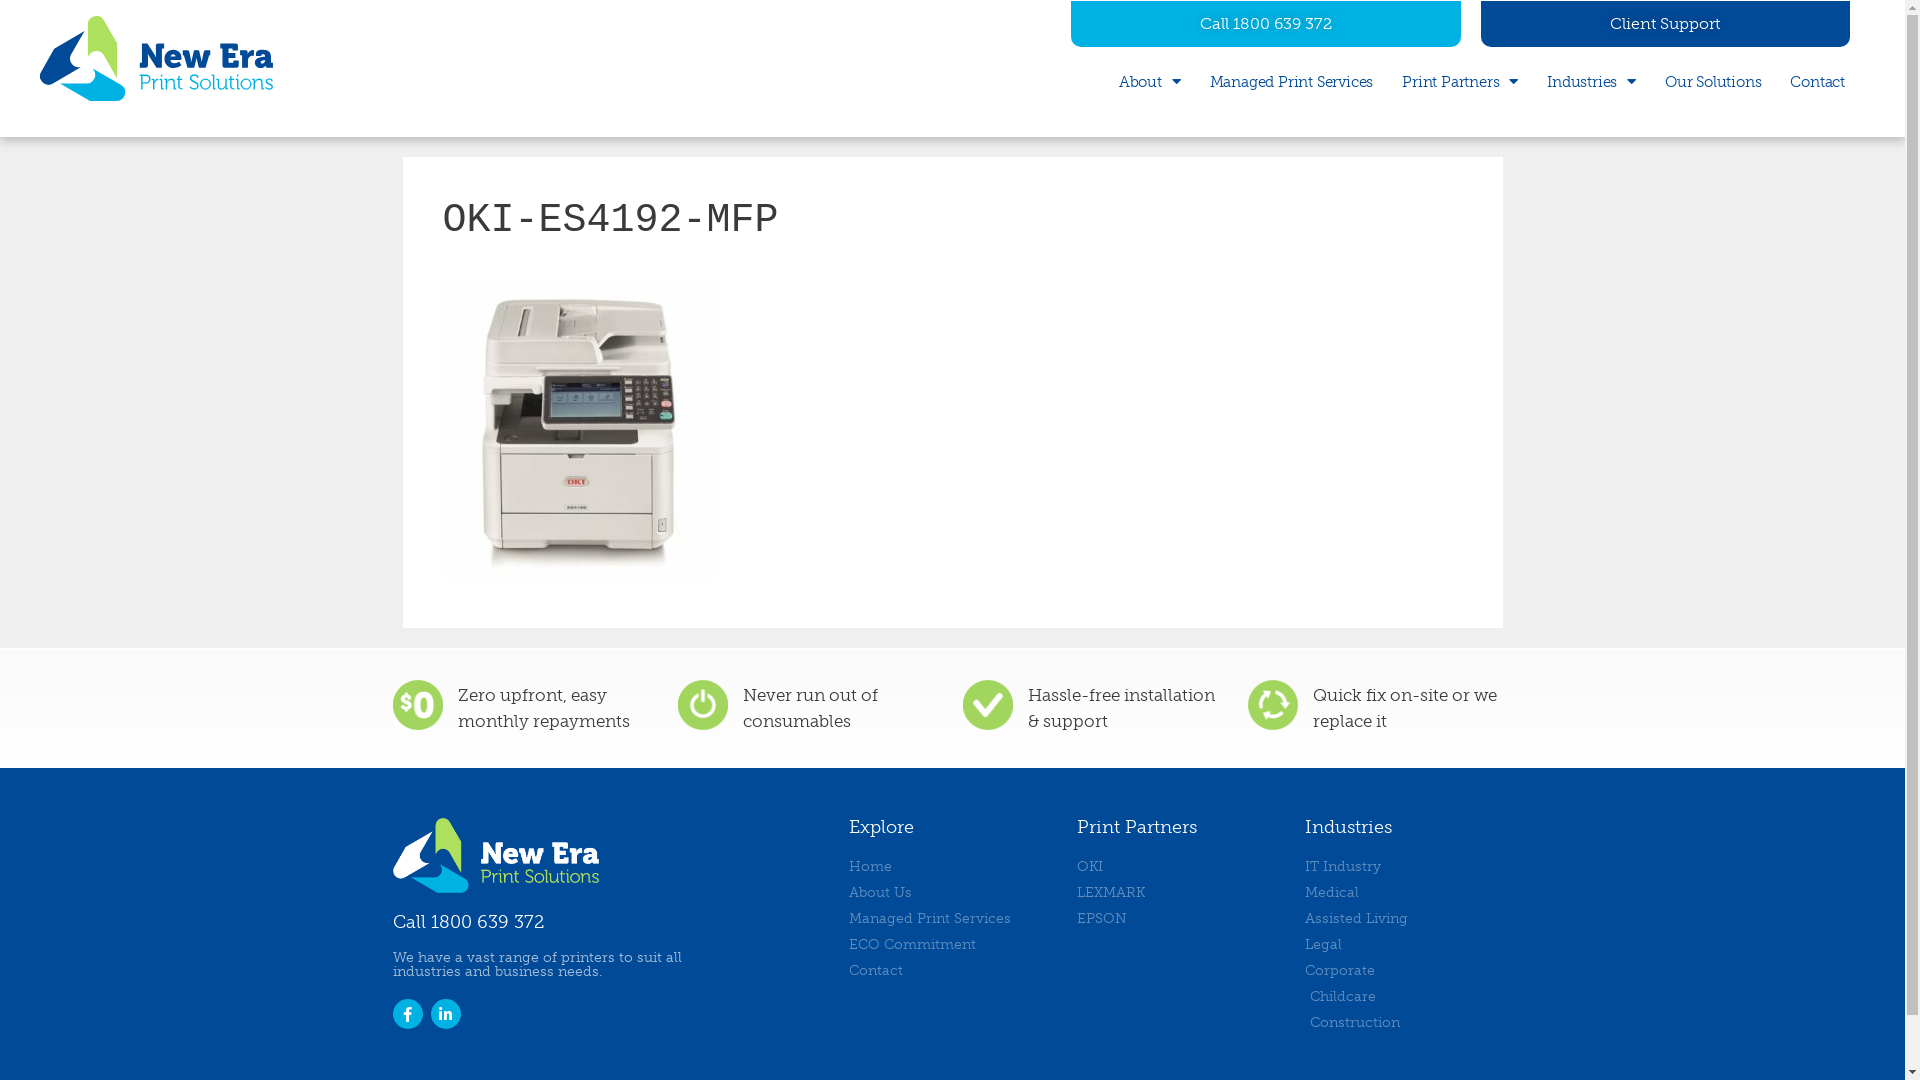 The height and width of the screenshot is (1080, 1920). I want to click on 'OKI', so click(1180, 865).